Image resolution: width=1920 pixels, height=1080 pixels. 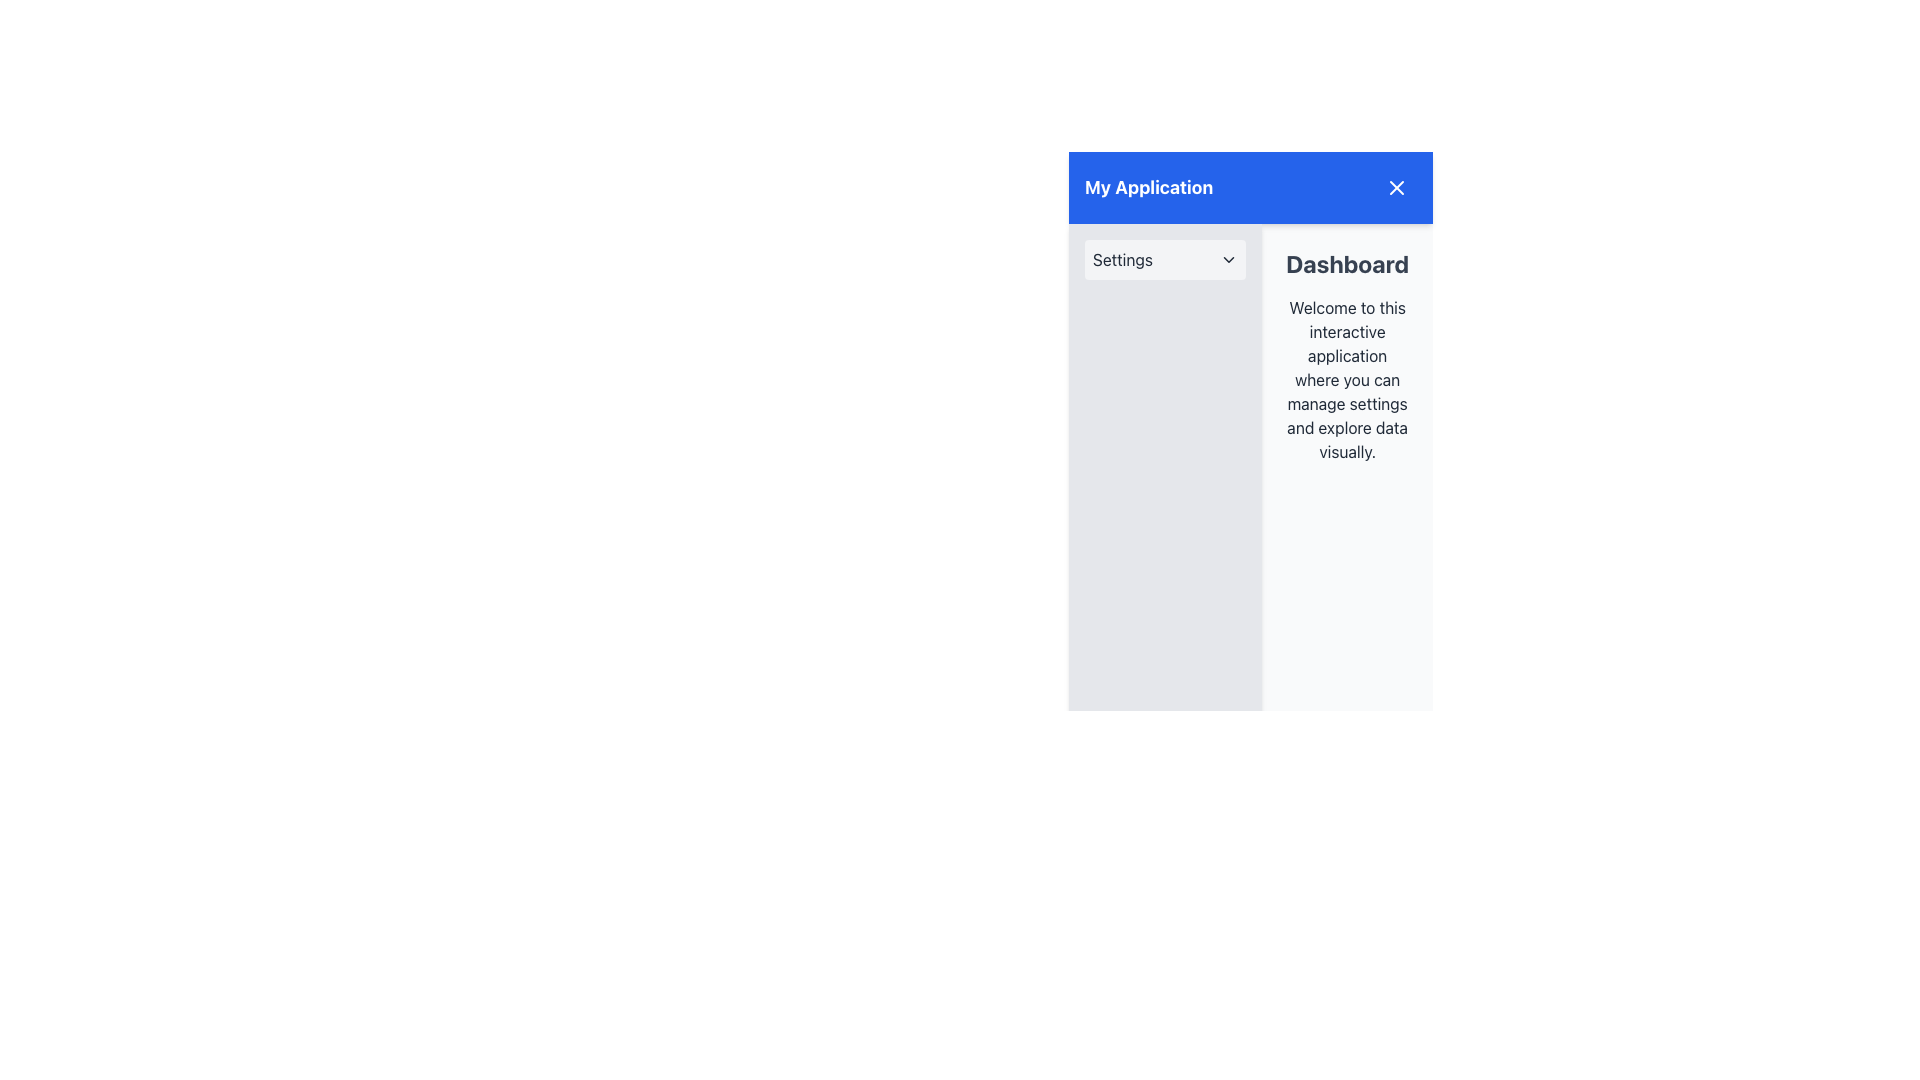 What do you see at coordinates (1395, 188) in the screenshot?
I see `the close button located at the far-right of the 'My Application' title in the header section` at bounding box center [1395, 188].